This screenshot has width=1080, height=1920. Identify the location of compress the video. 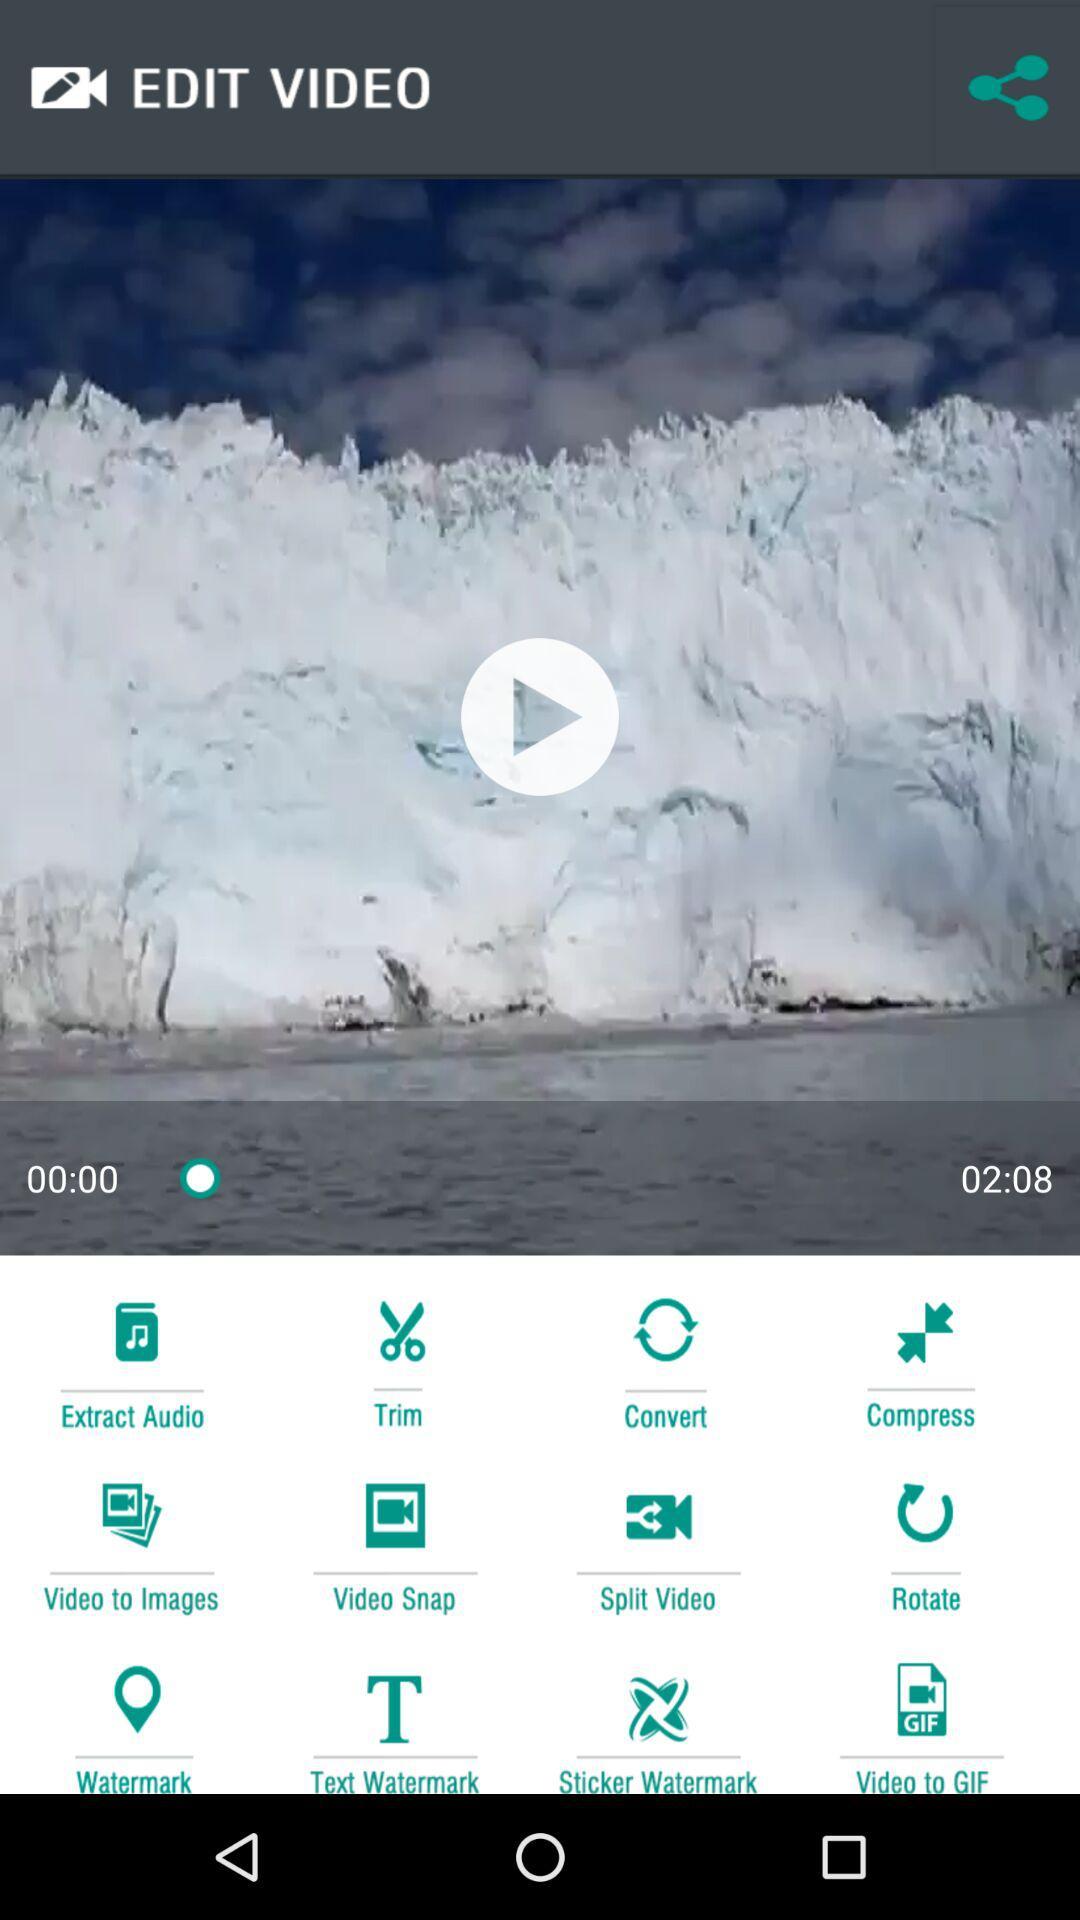
(921, 1360).